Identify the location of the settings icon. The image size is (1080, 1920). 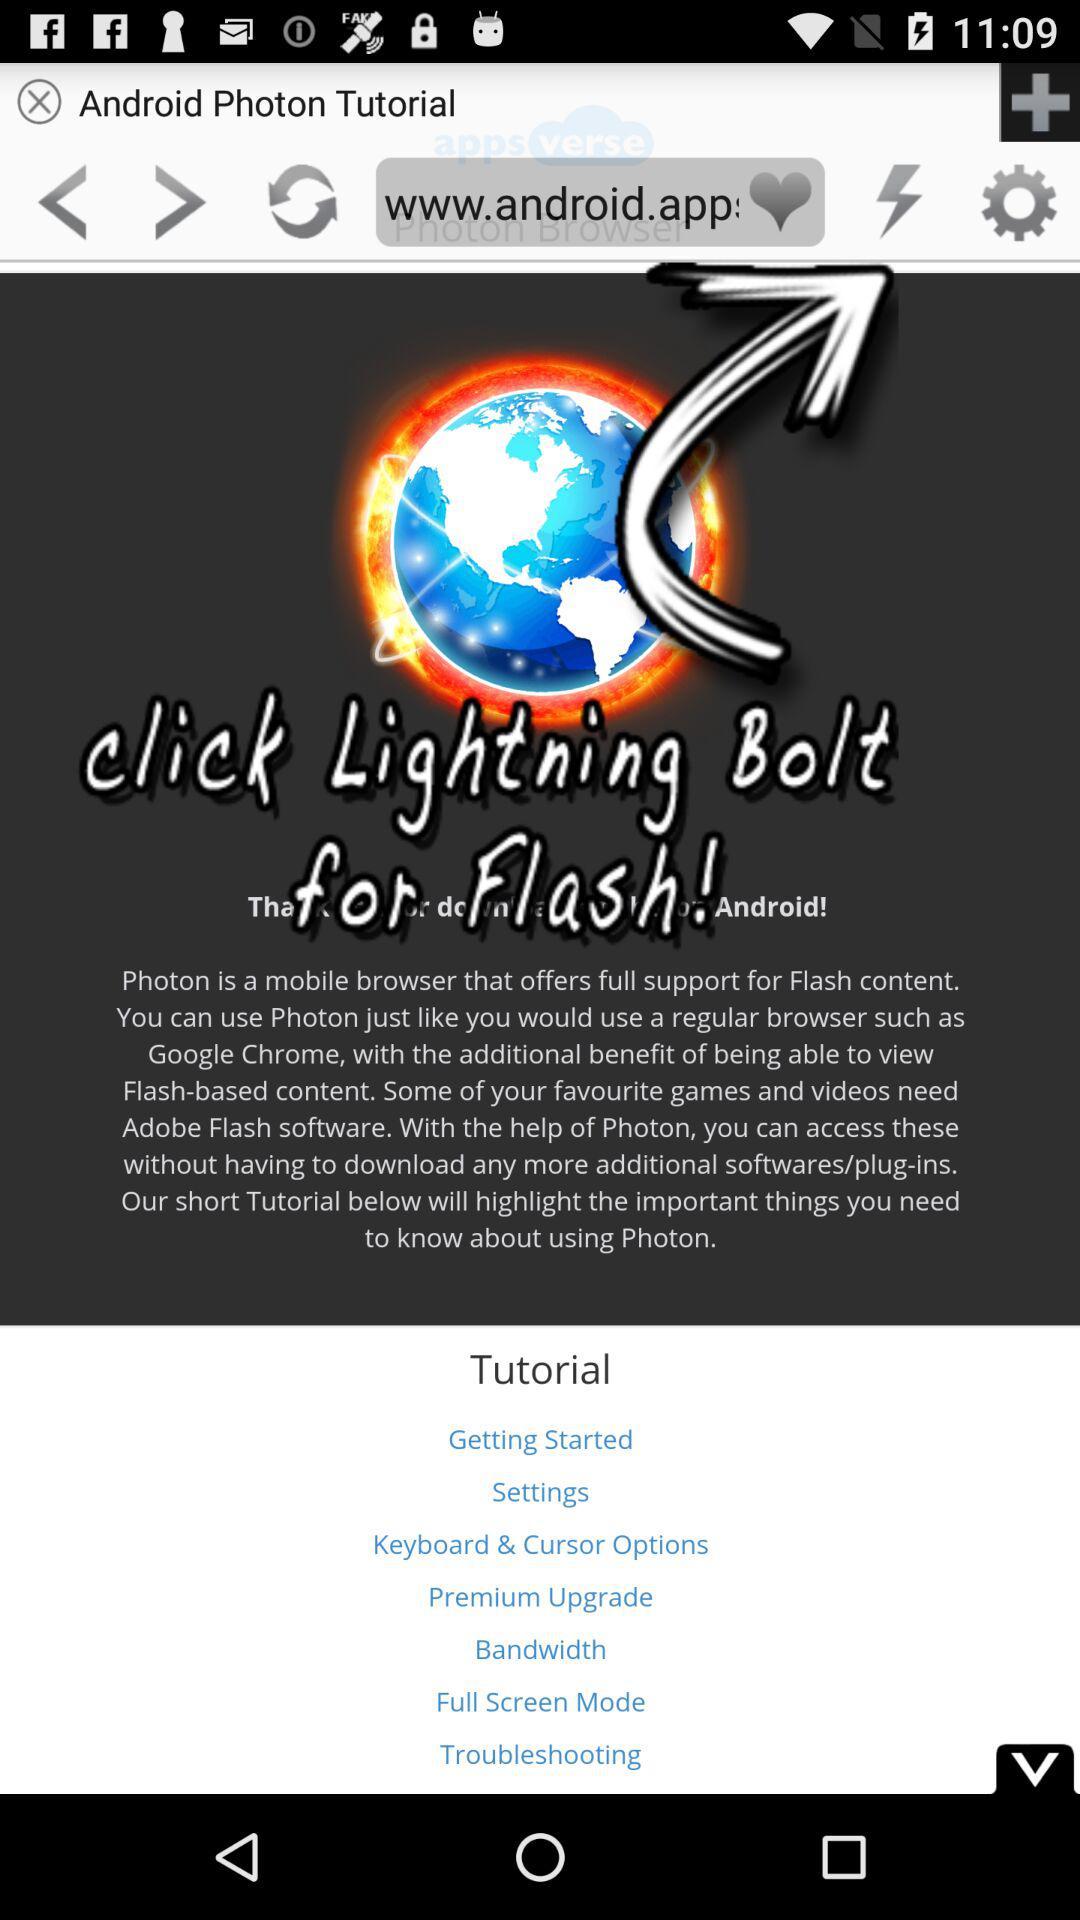
(1019, 216).